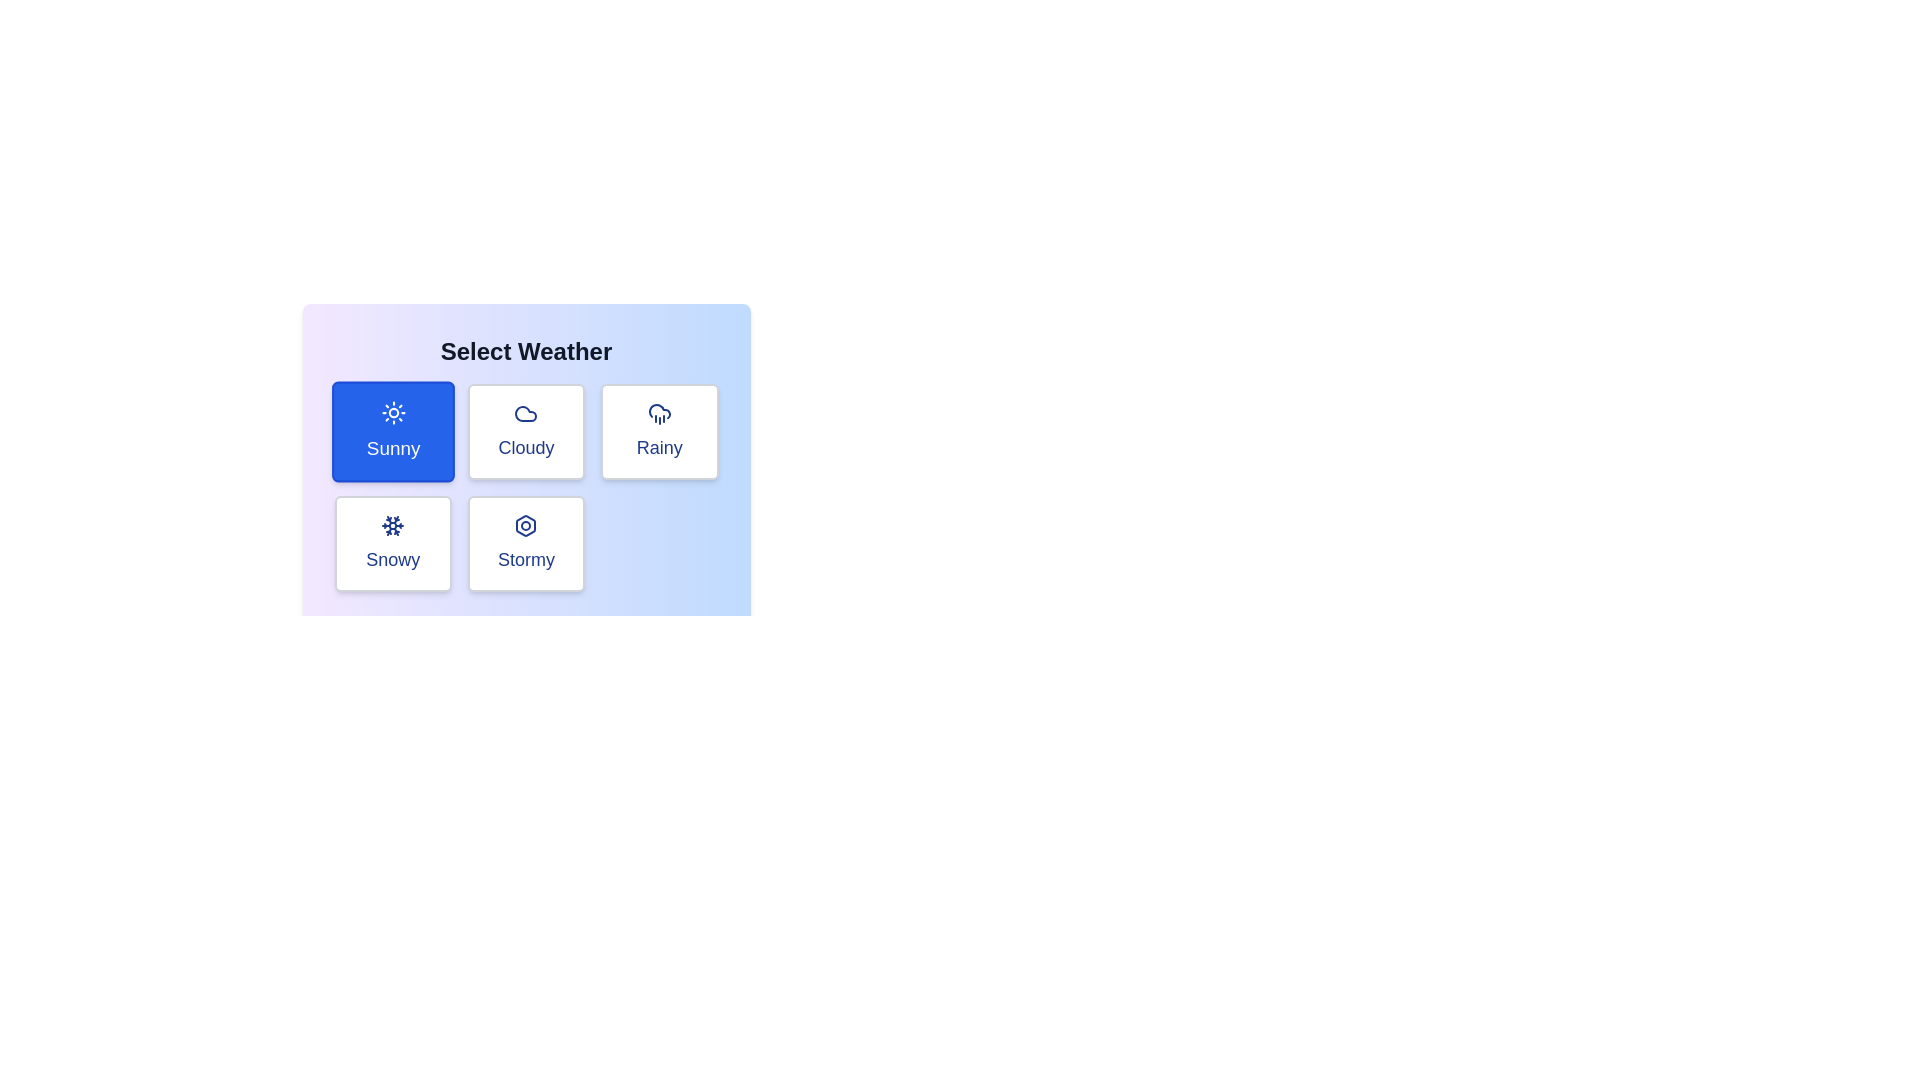 Image resolution: width=1920 pixels, height=1080 pixels. What do you see at coordinates (393, 431) in the screenshot?
I see `the blue button labeled 'Sunny' with a sun icon` at bounding box center [393, 431].